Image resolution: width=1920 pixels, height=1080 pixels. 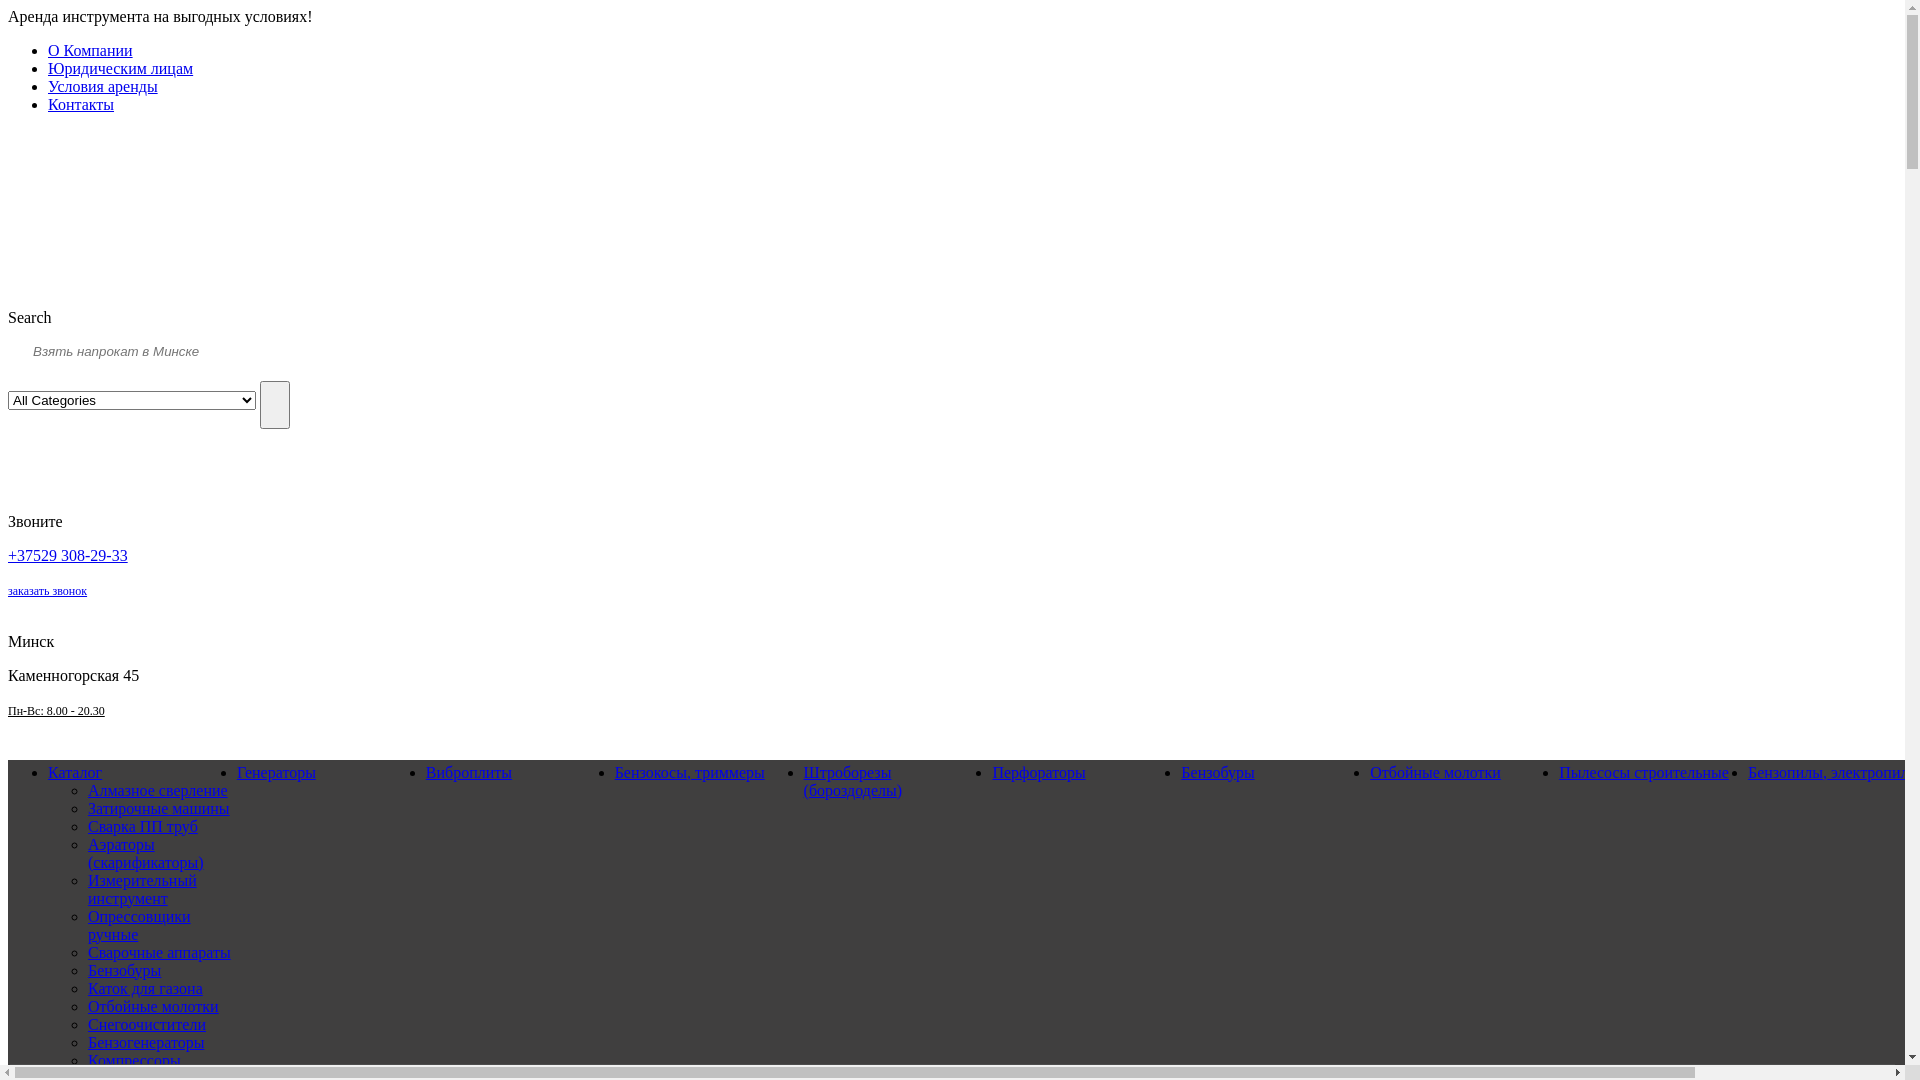 I want to click on 'Search', so click(x=273, y=404).